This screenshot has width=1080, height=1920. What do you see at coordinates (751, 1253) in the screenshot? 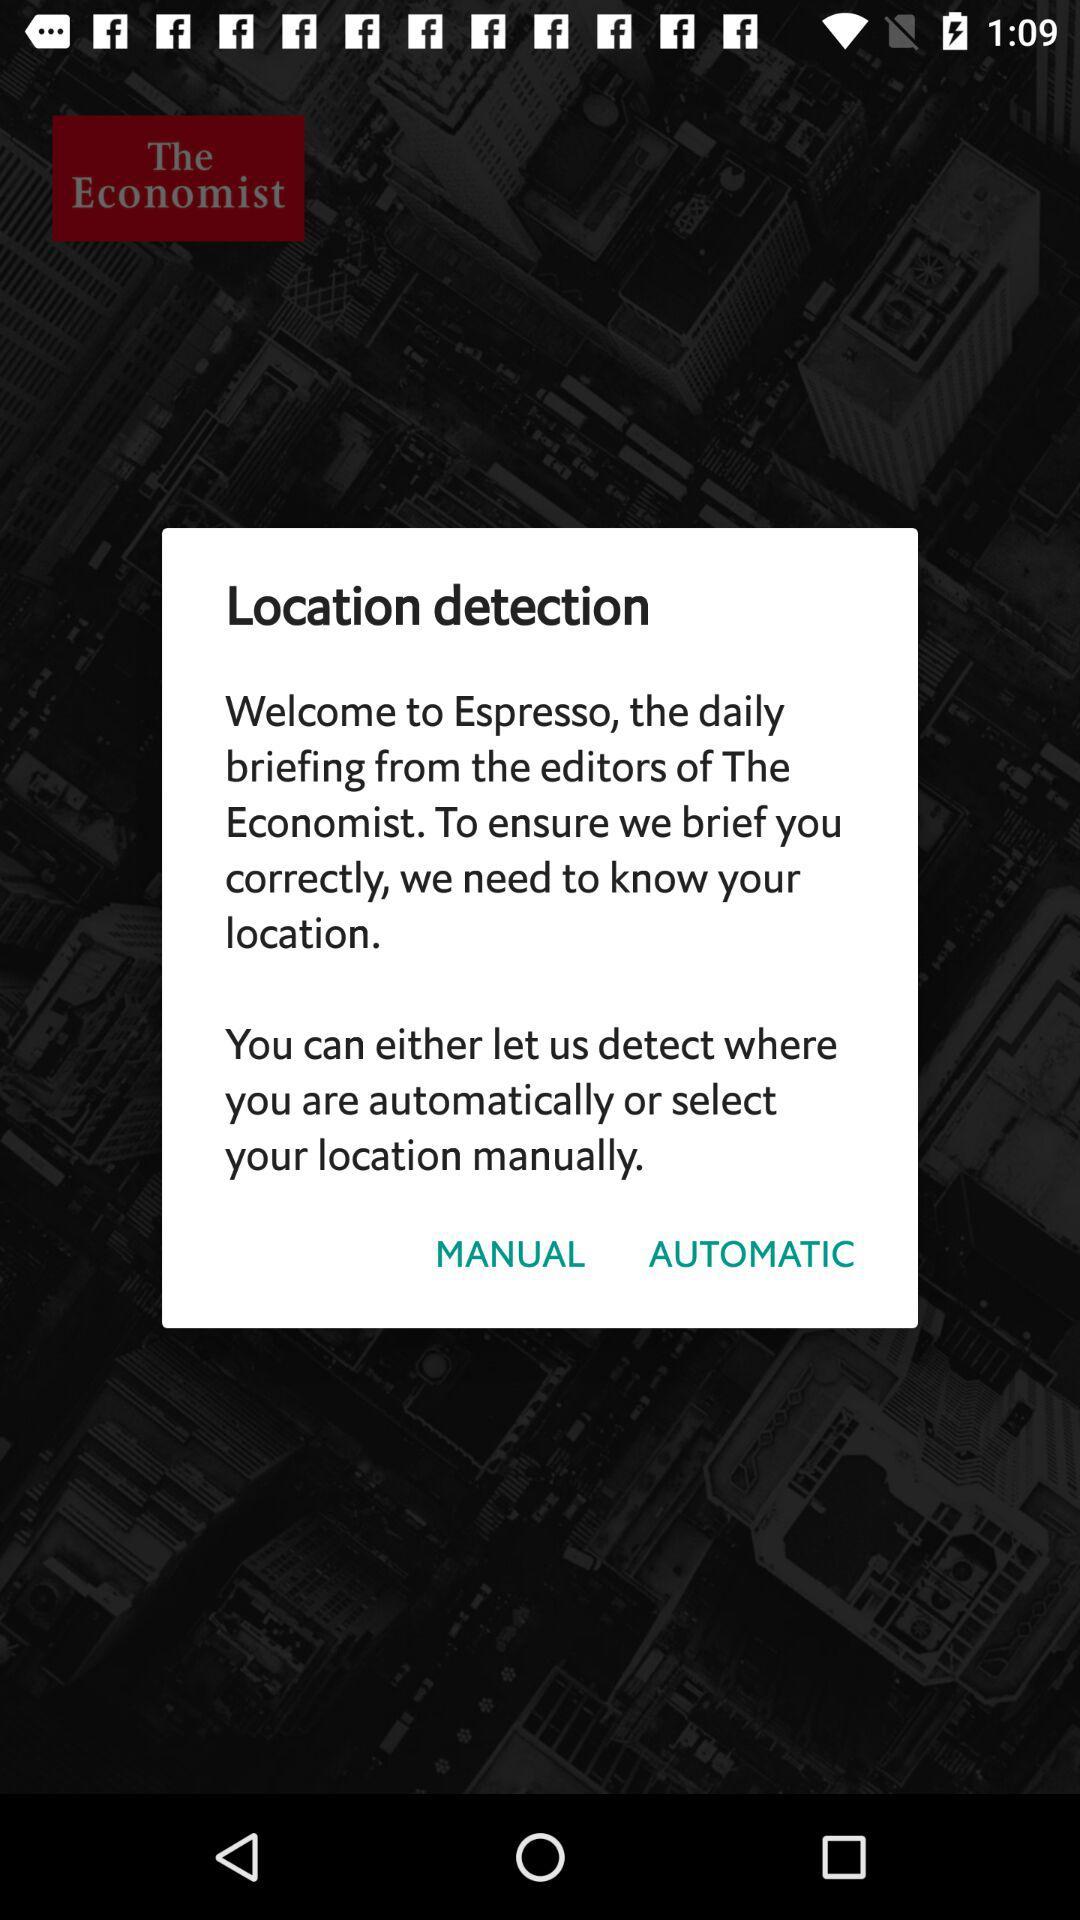
I see `icon to the right of manual button` at bounding box center [751, 1253].